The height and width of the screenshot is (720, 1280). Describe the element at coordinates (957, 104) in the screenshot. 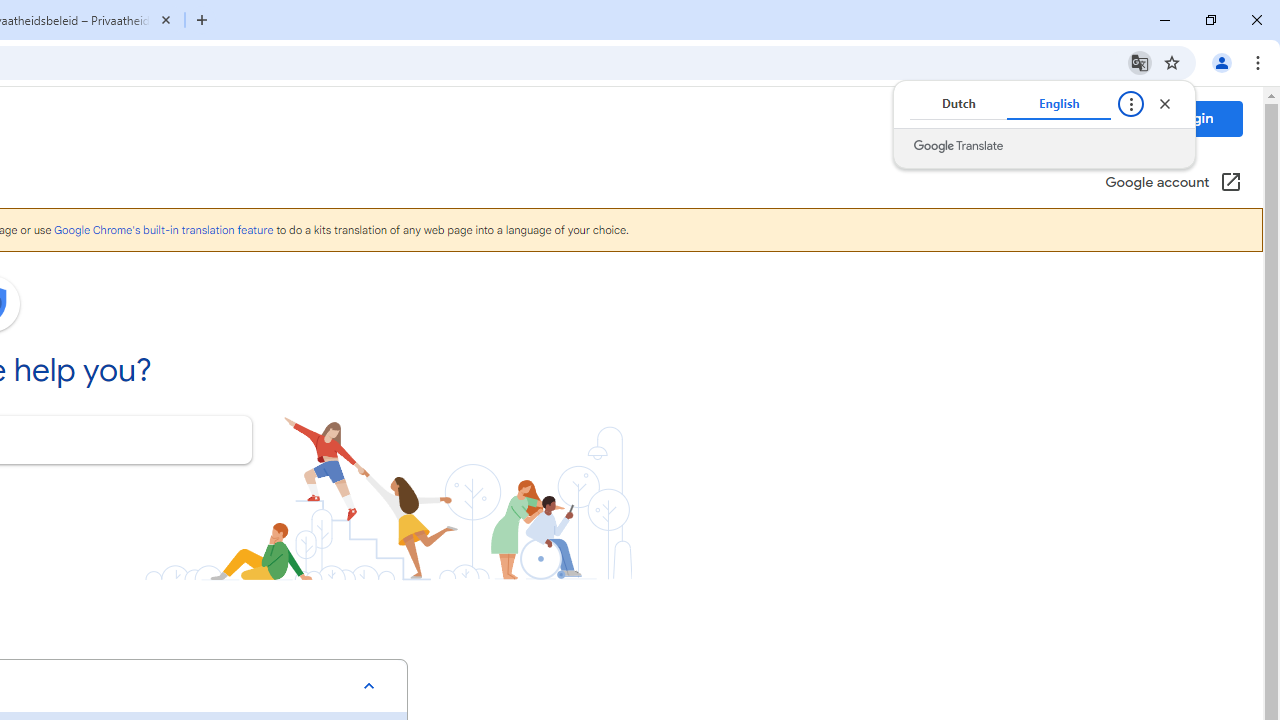

I see `'Dutch'` at that location.